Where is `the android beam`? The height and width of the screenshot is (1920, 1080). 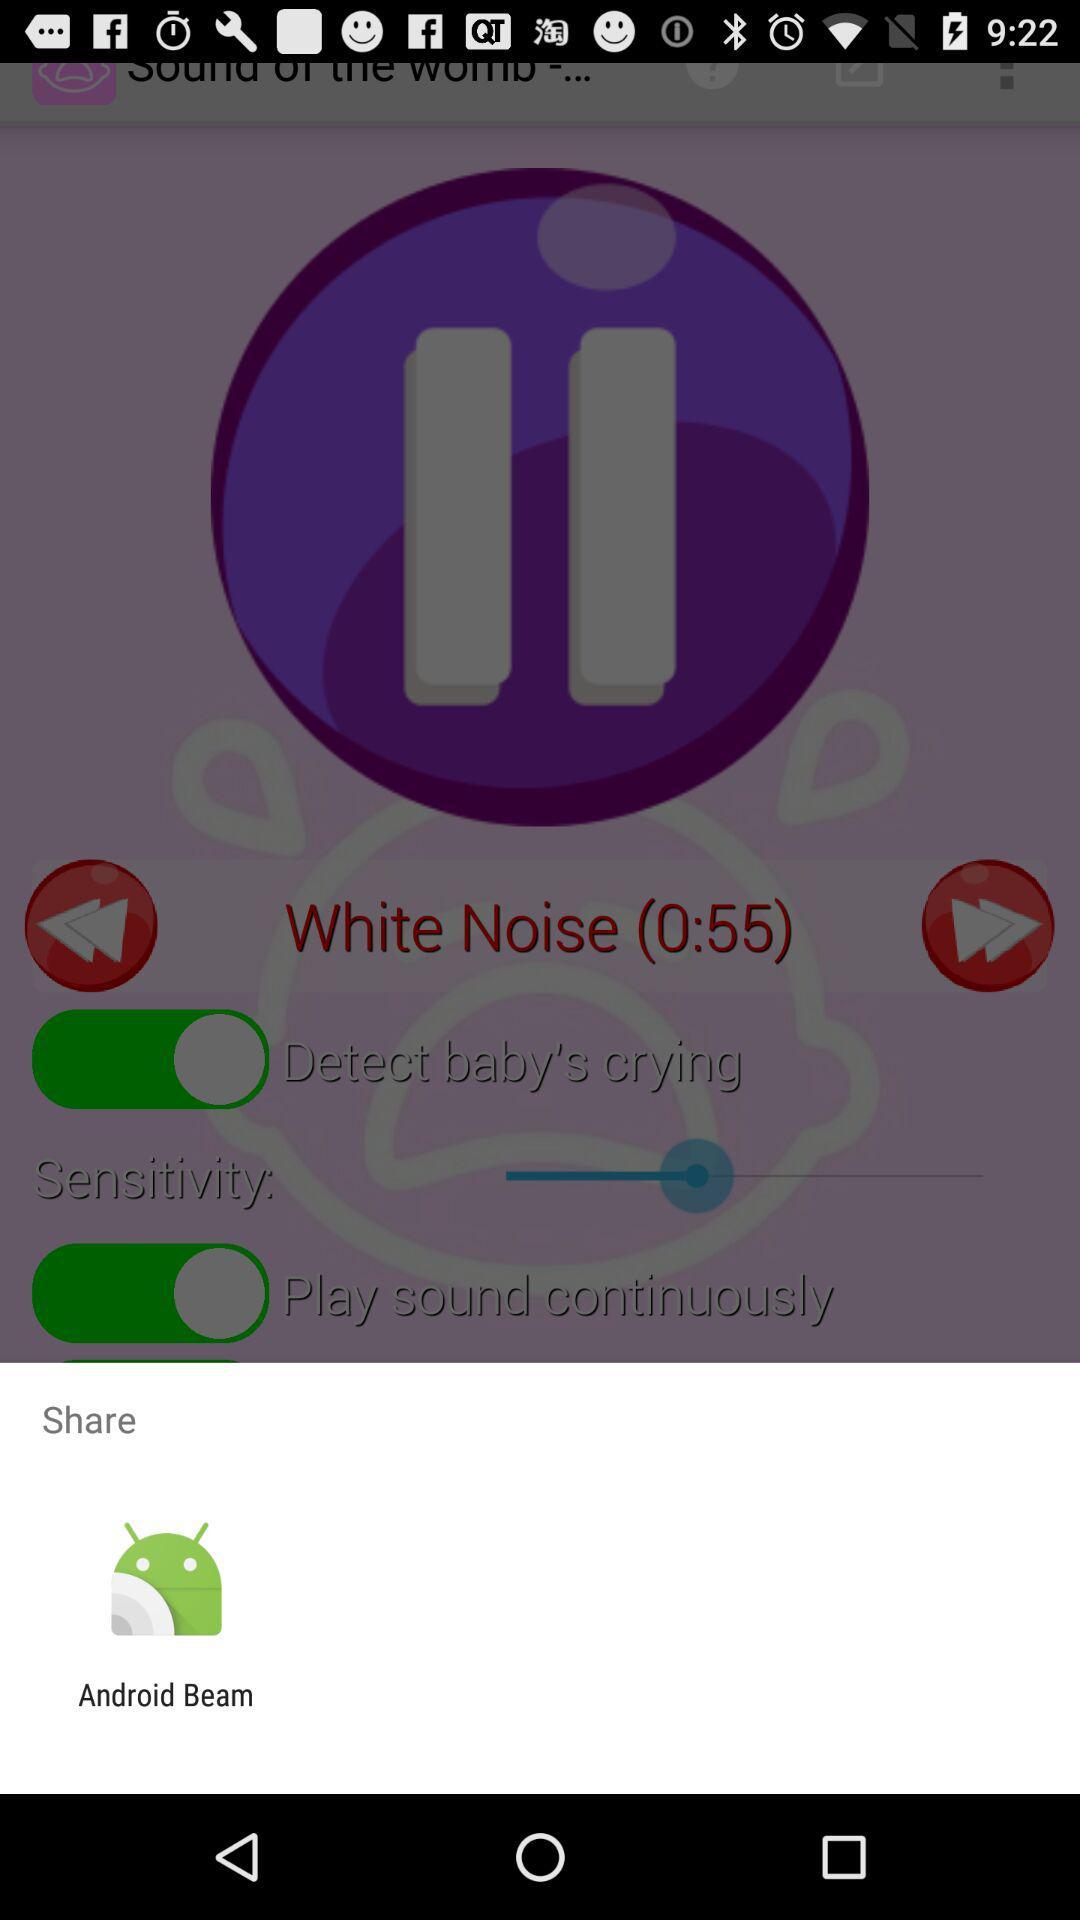
the android beam is located at coordinates (165, 1711).